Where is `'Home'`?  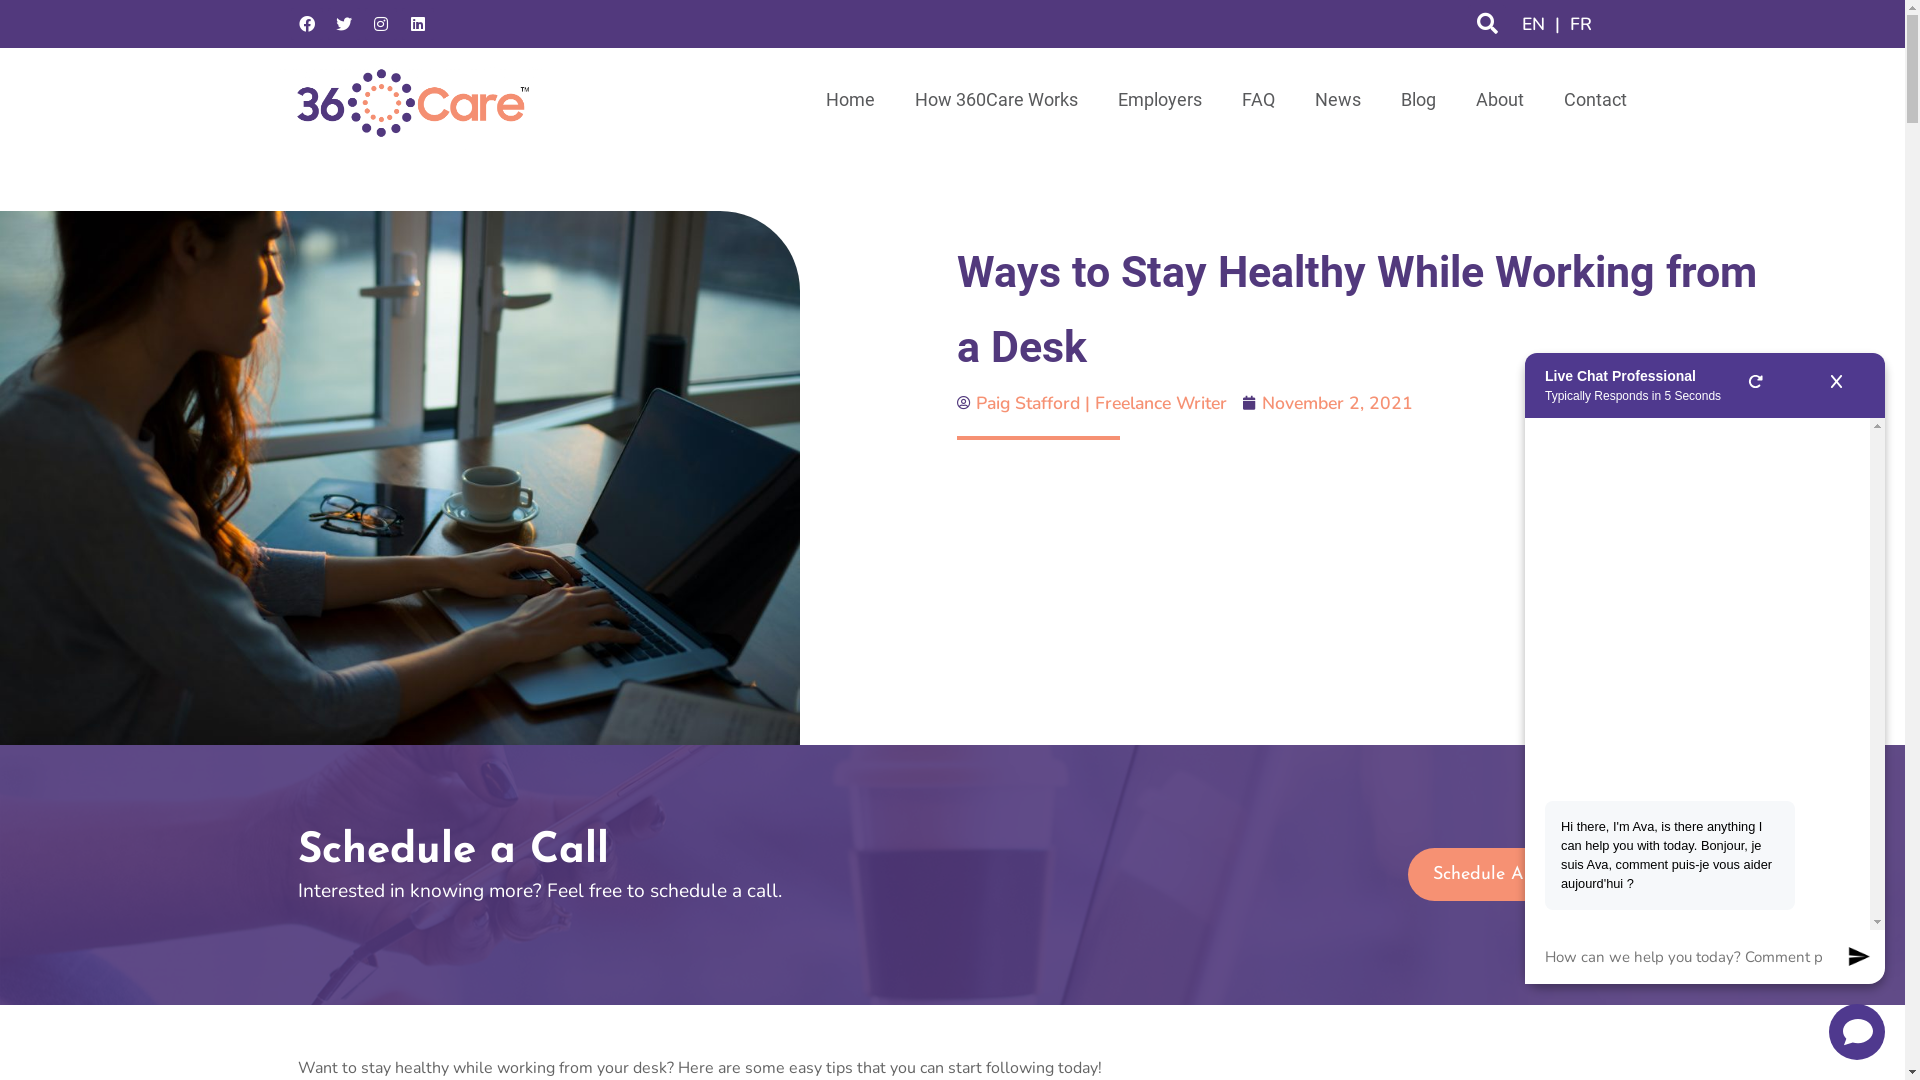
'Home' is located at coordinates (850, 100).